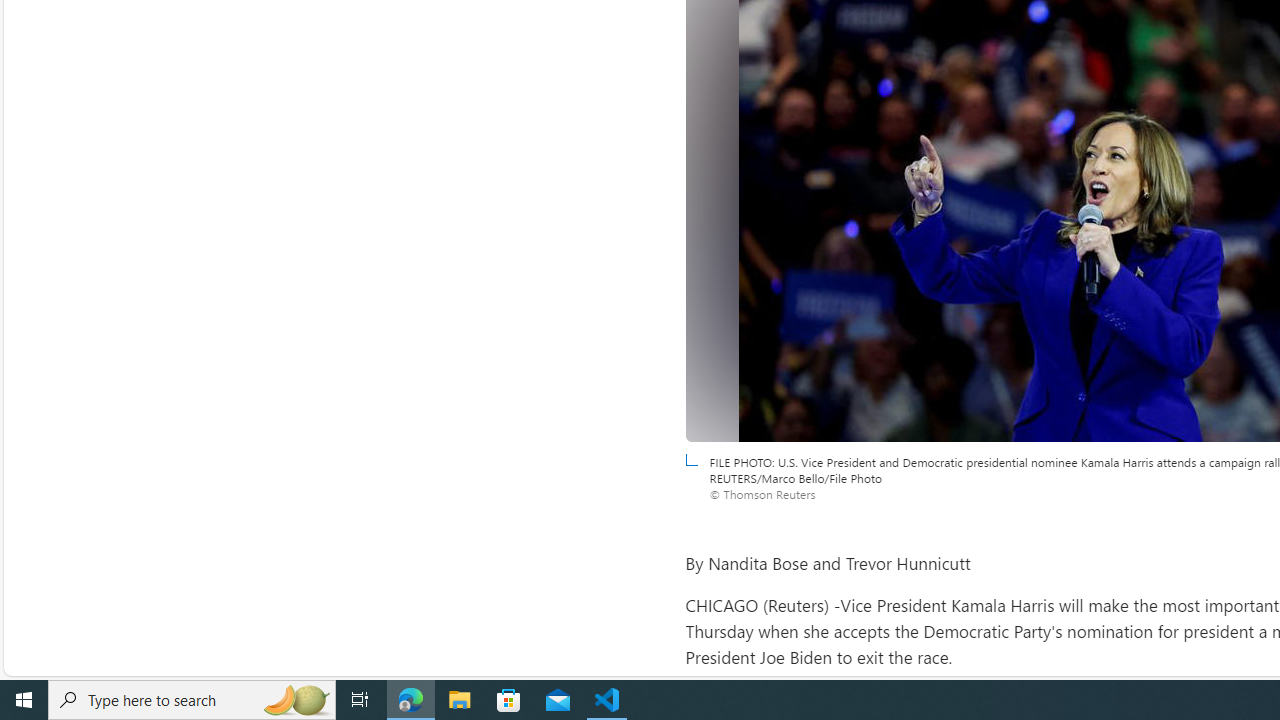 This screenshot has height=720, width=1280. What do you see at coordinates (294, 698) in the screenshot?
I see `'Search highlights icon opens search home window'` at bounding box center [294, 698].